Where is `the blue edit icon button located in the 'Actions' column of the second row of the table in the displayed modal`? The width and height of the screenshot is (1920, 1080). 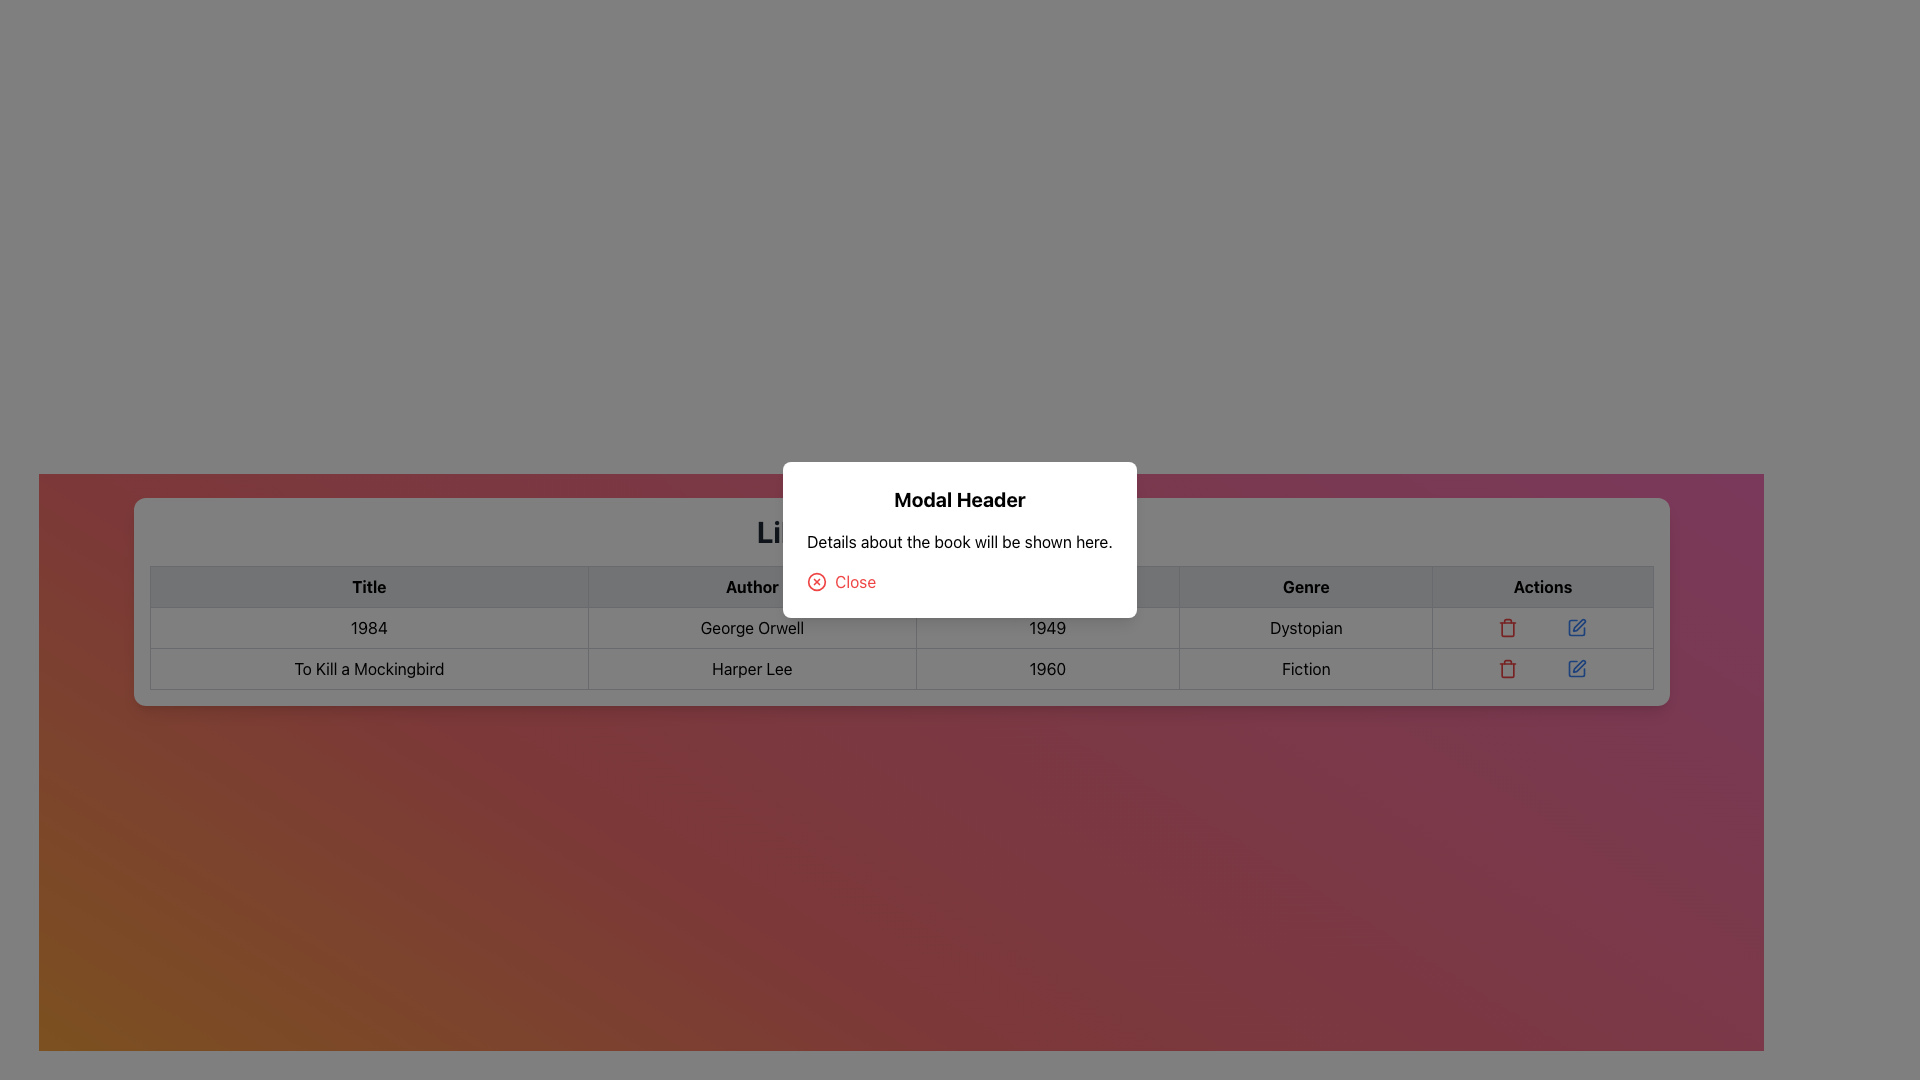 the blue edit icon button located in the 'Actions' column of the second row of the table in the displayed modal is located at coordinates (1576, 668).